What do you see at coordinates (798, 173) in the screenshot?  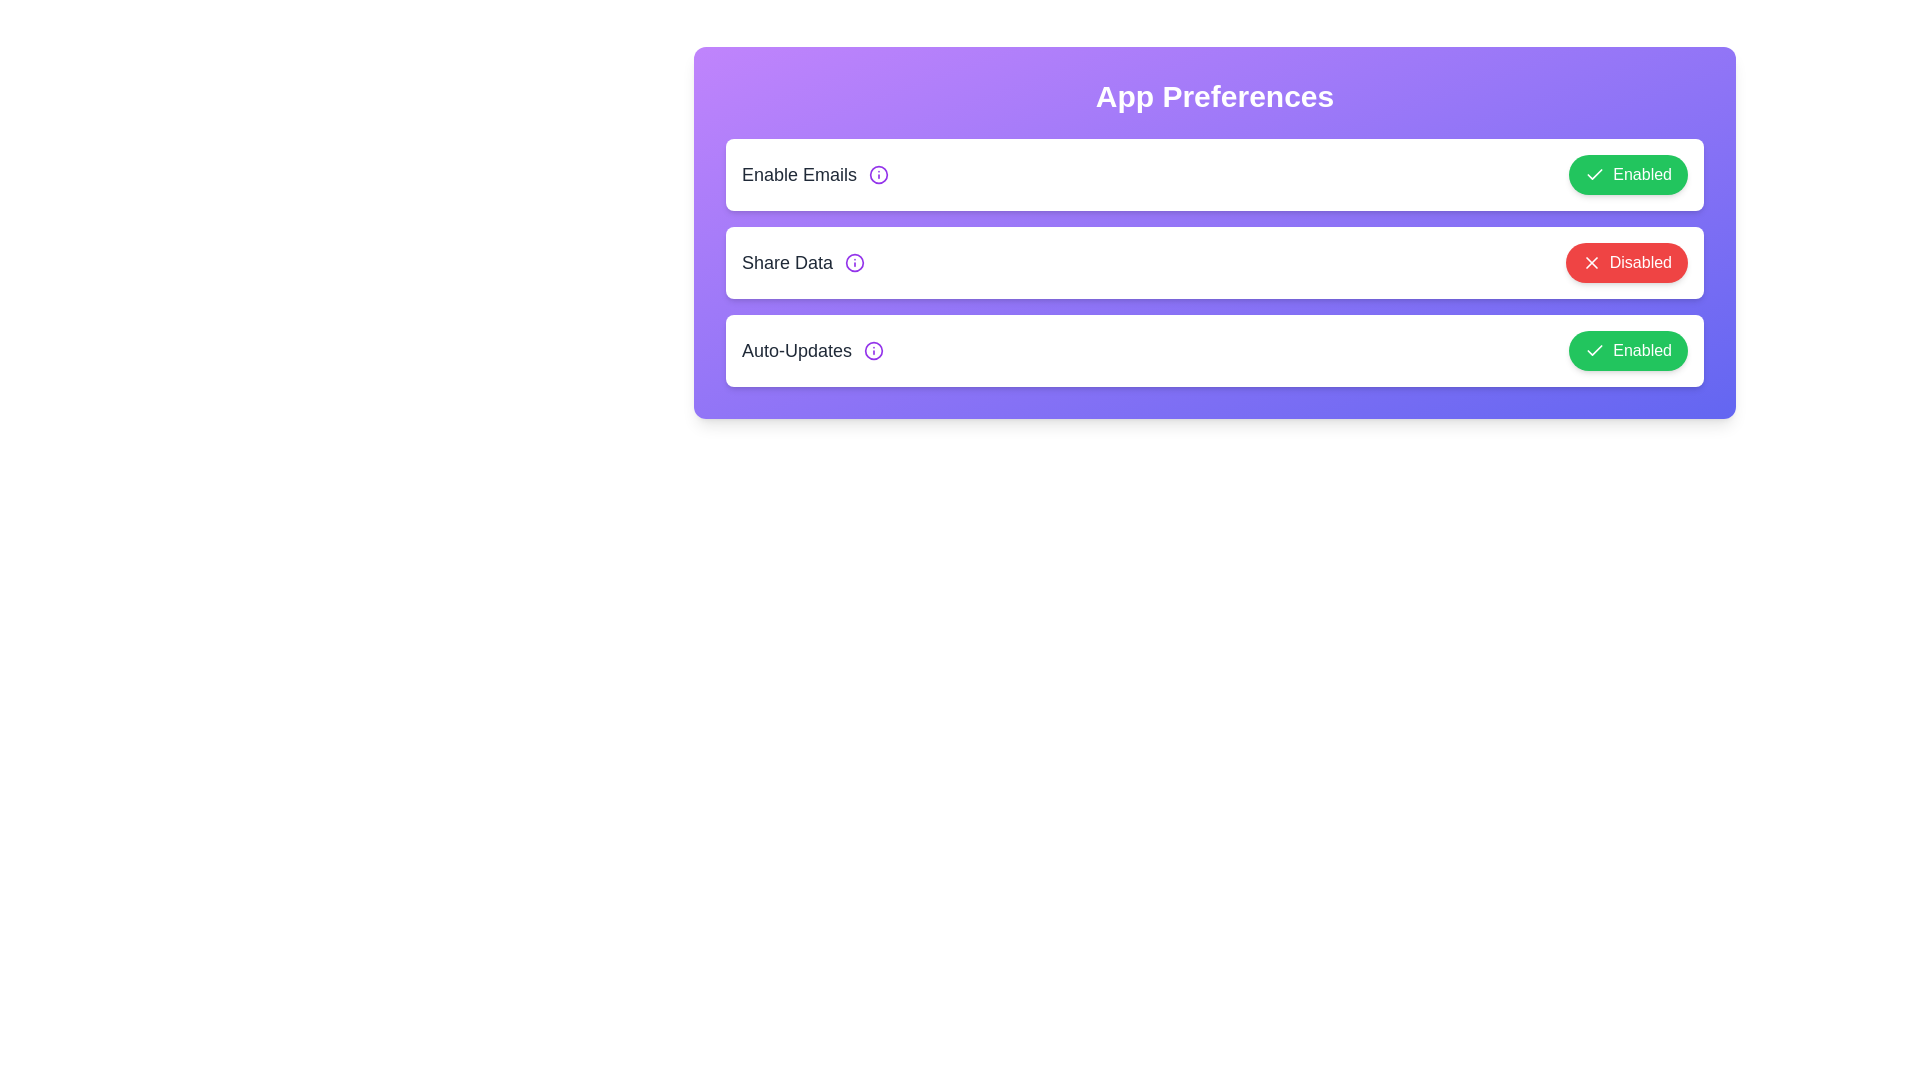 I see `the text label corresponding to Enable Emails` at bounding box center [798, 173].